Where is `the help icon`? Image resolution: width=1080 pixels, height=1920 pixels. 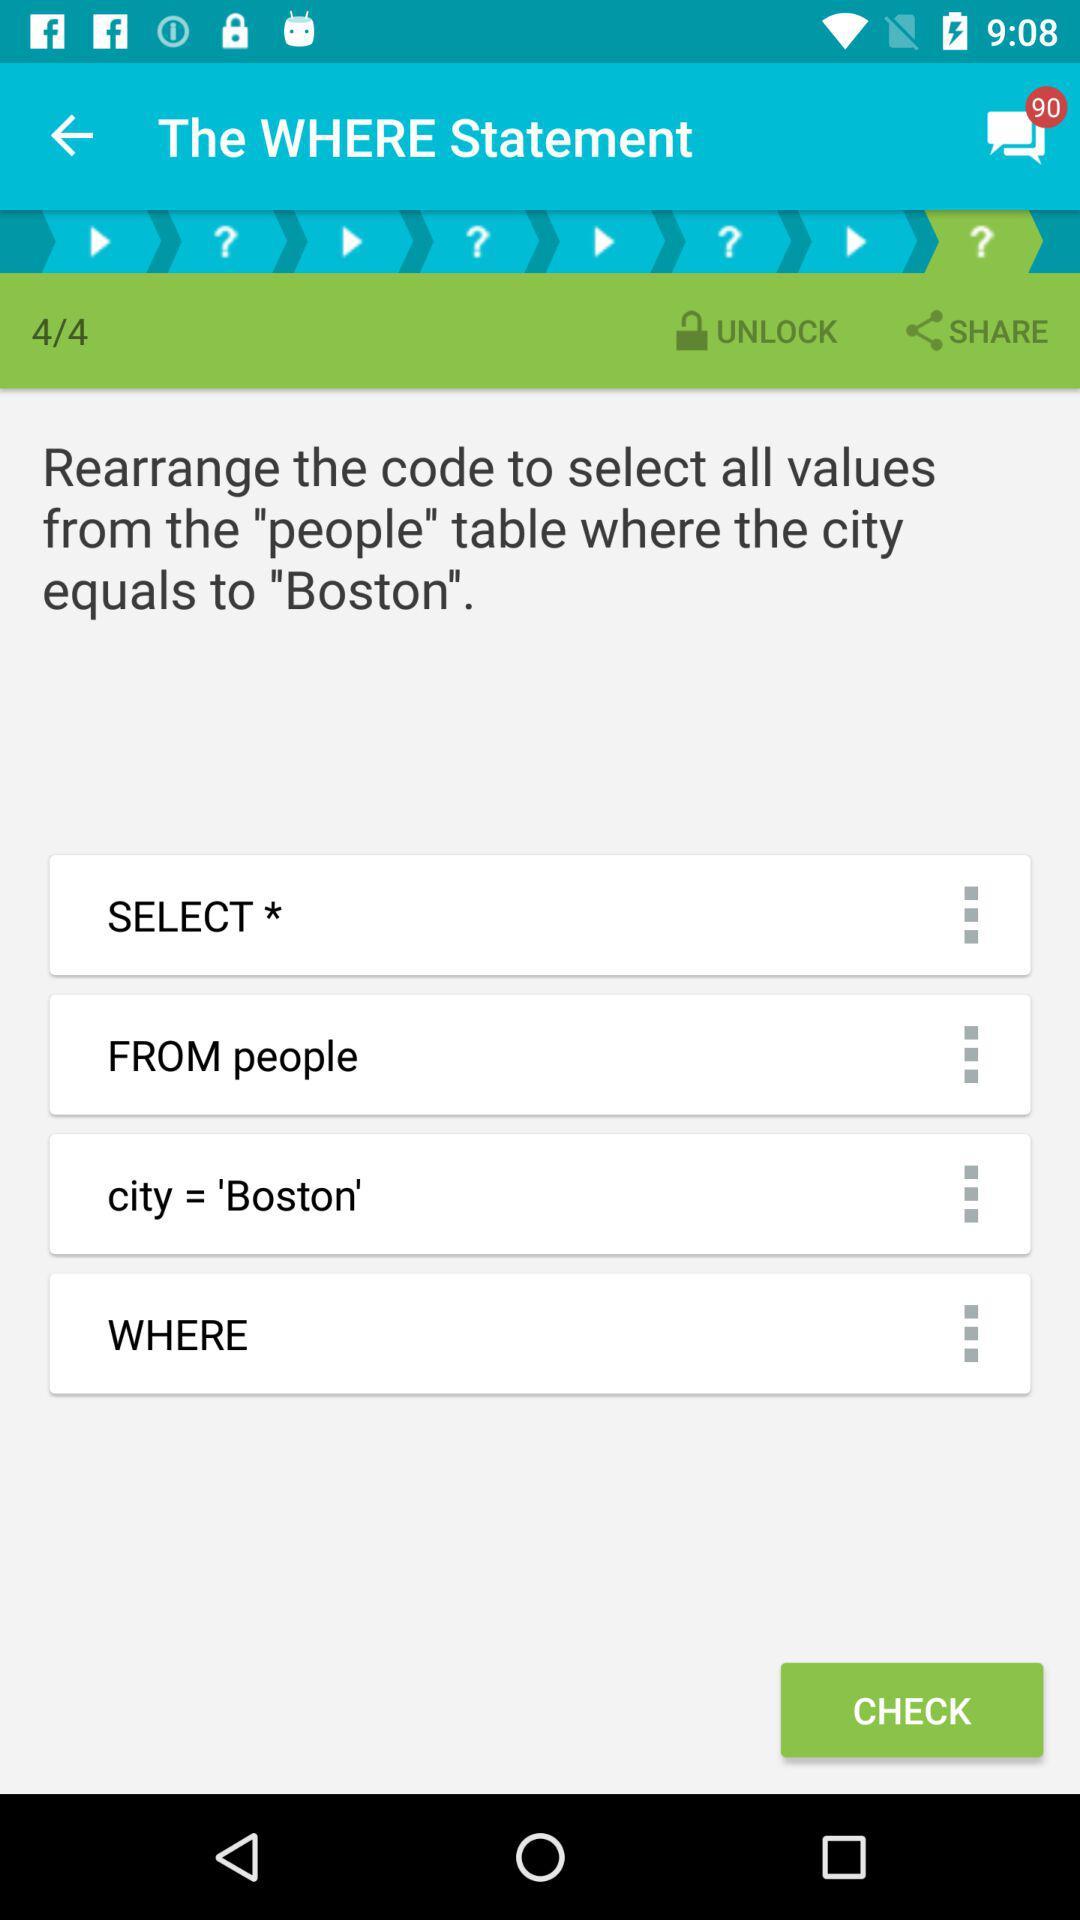
the help icon is located at coordinates (477, 240).